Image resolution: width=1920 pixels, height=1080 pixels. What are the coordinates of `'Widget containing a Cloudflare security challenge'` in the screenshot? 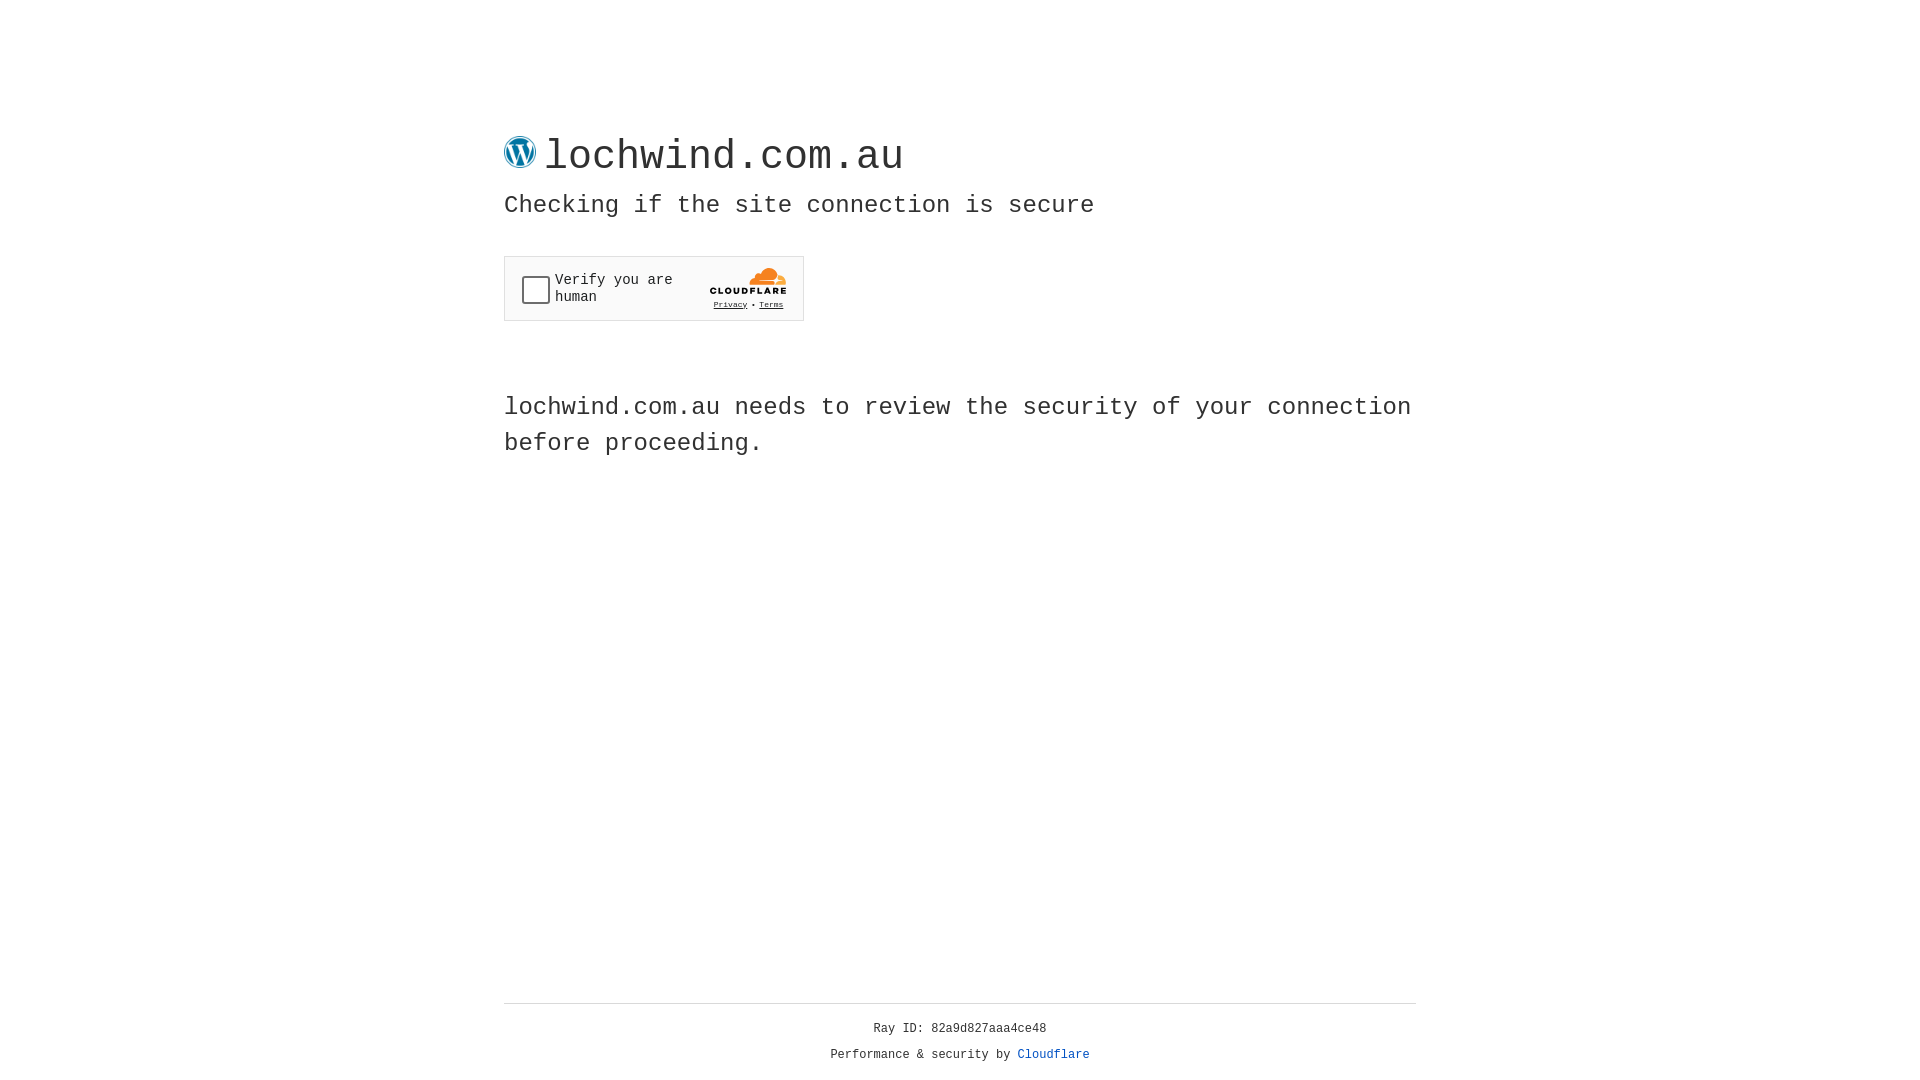 It's located at (653, 288).